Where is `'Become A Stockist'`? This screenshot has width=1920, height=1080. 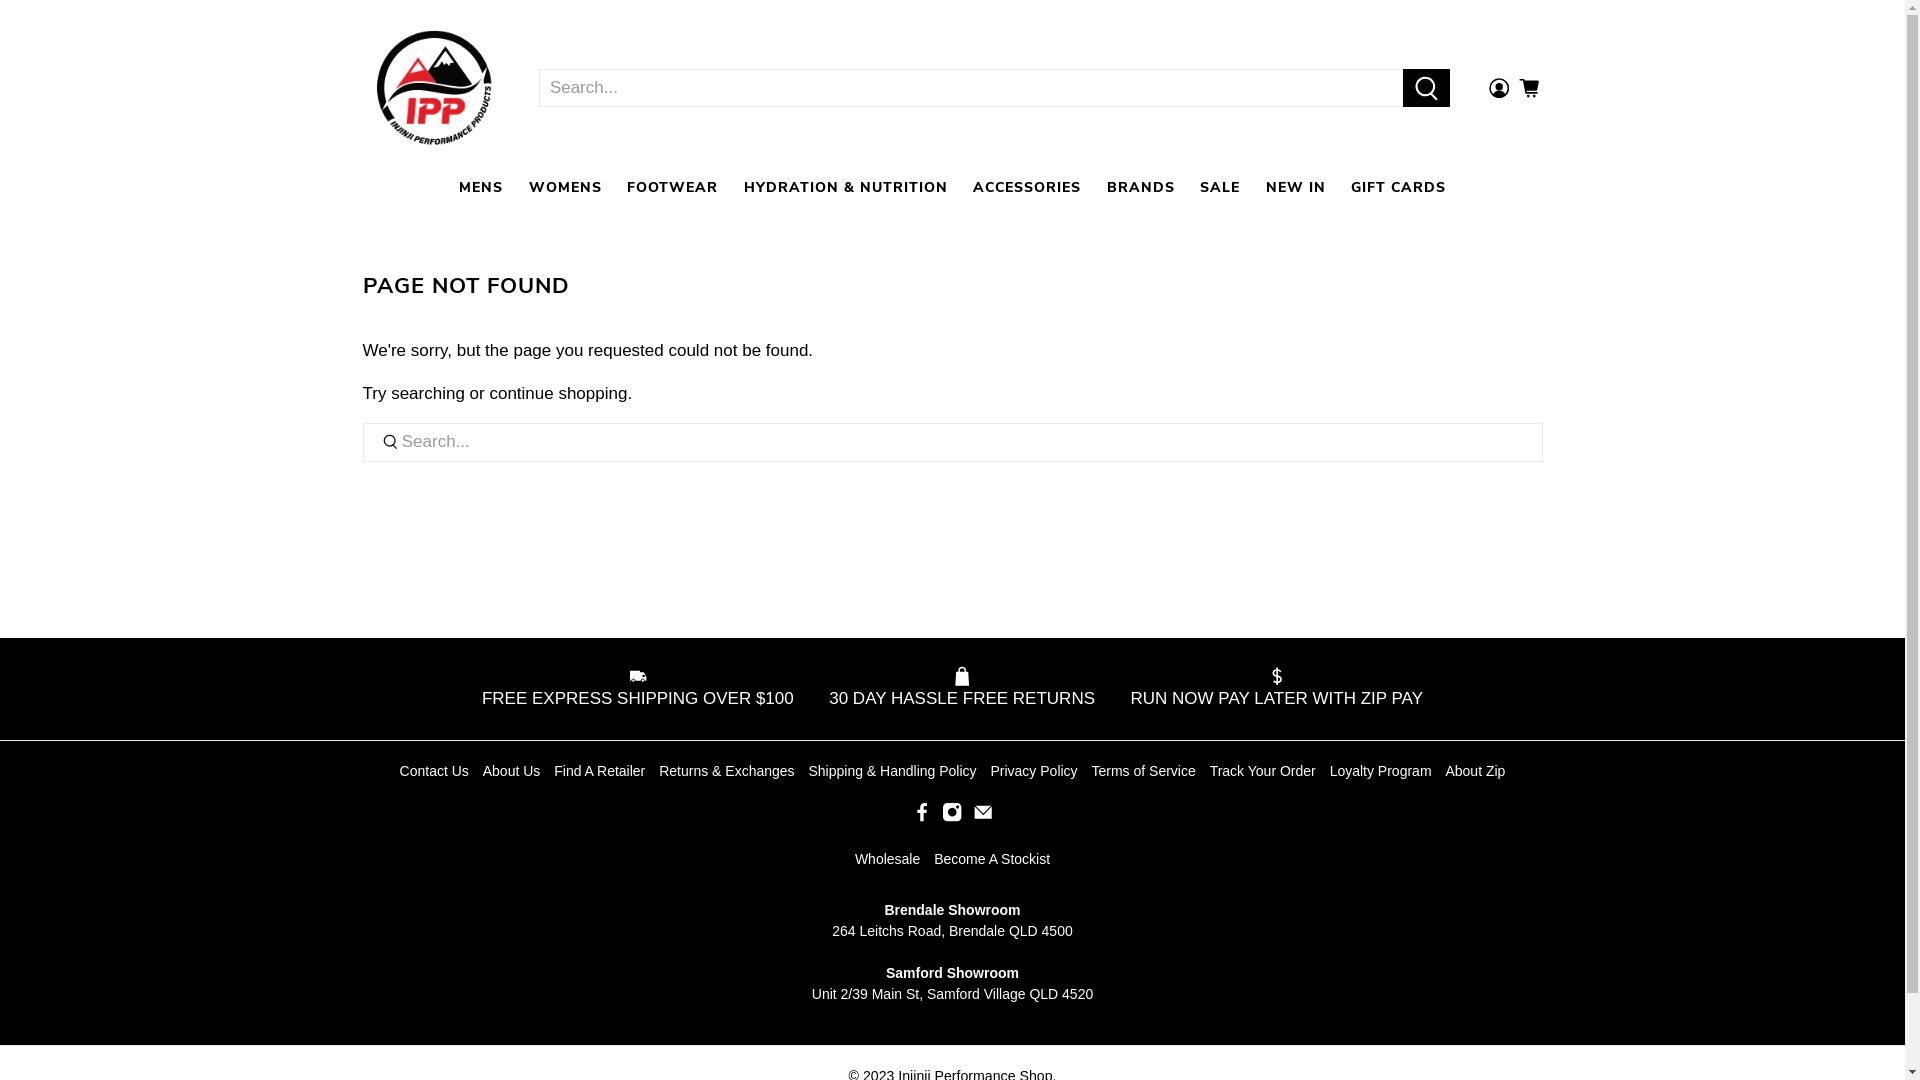 'Become A Stockist' is located at coordinates (992, 858).